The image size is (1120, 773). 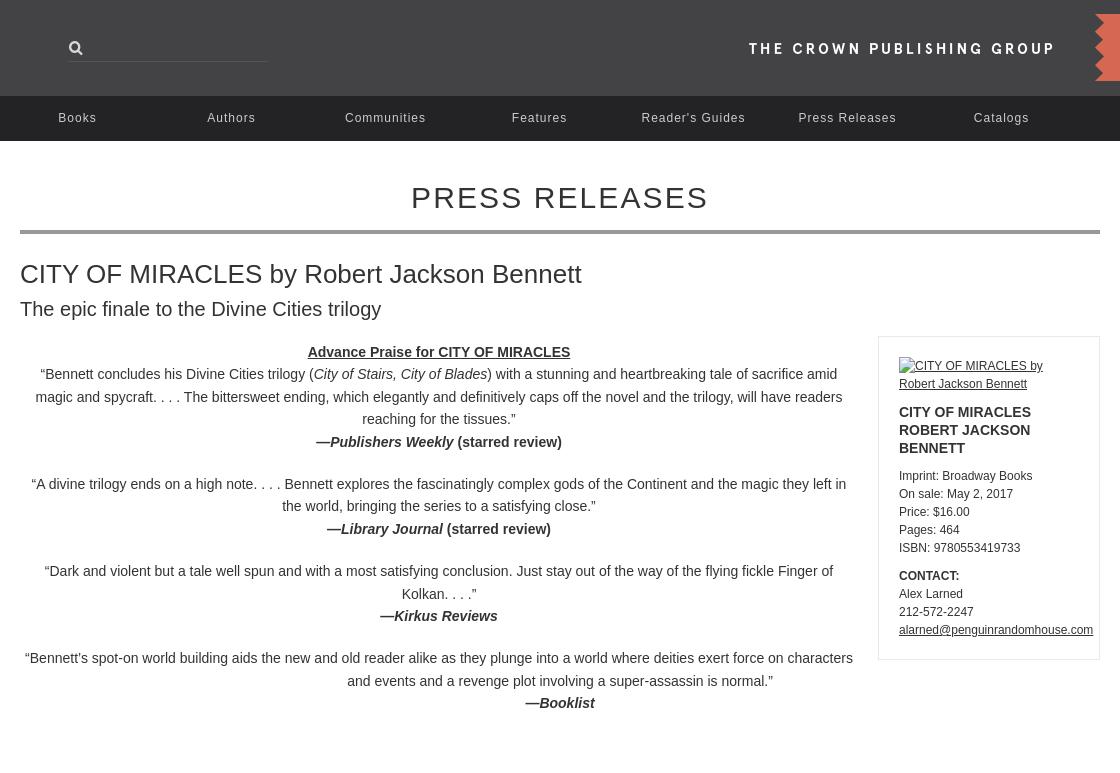 I want to click on 'Price: $16.00', so click(x=899, y=512).